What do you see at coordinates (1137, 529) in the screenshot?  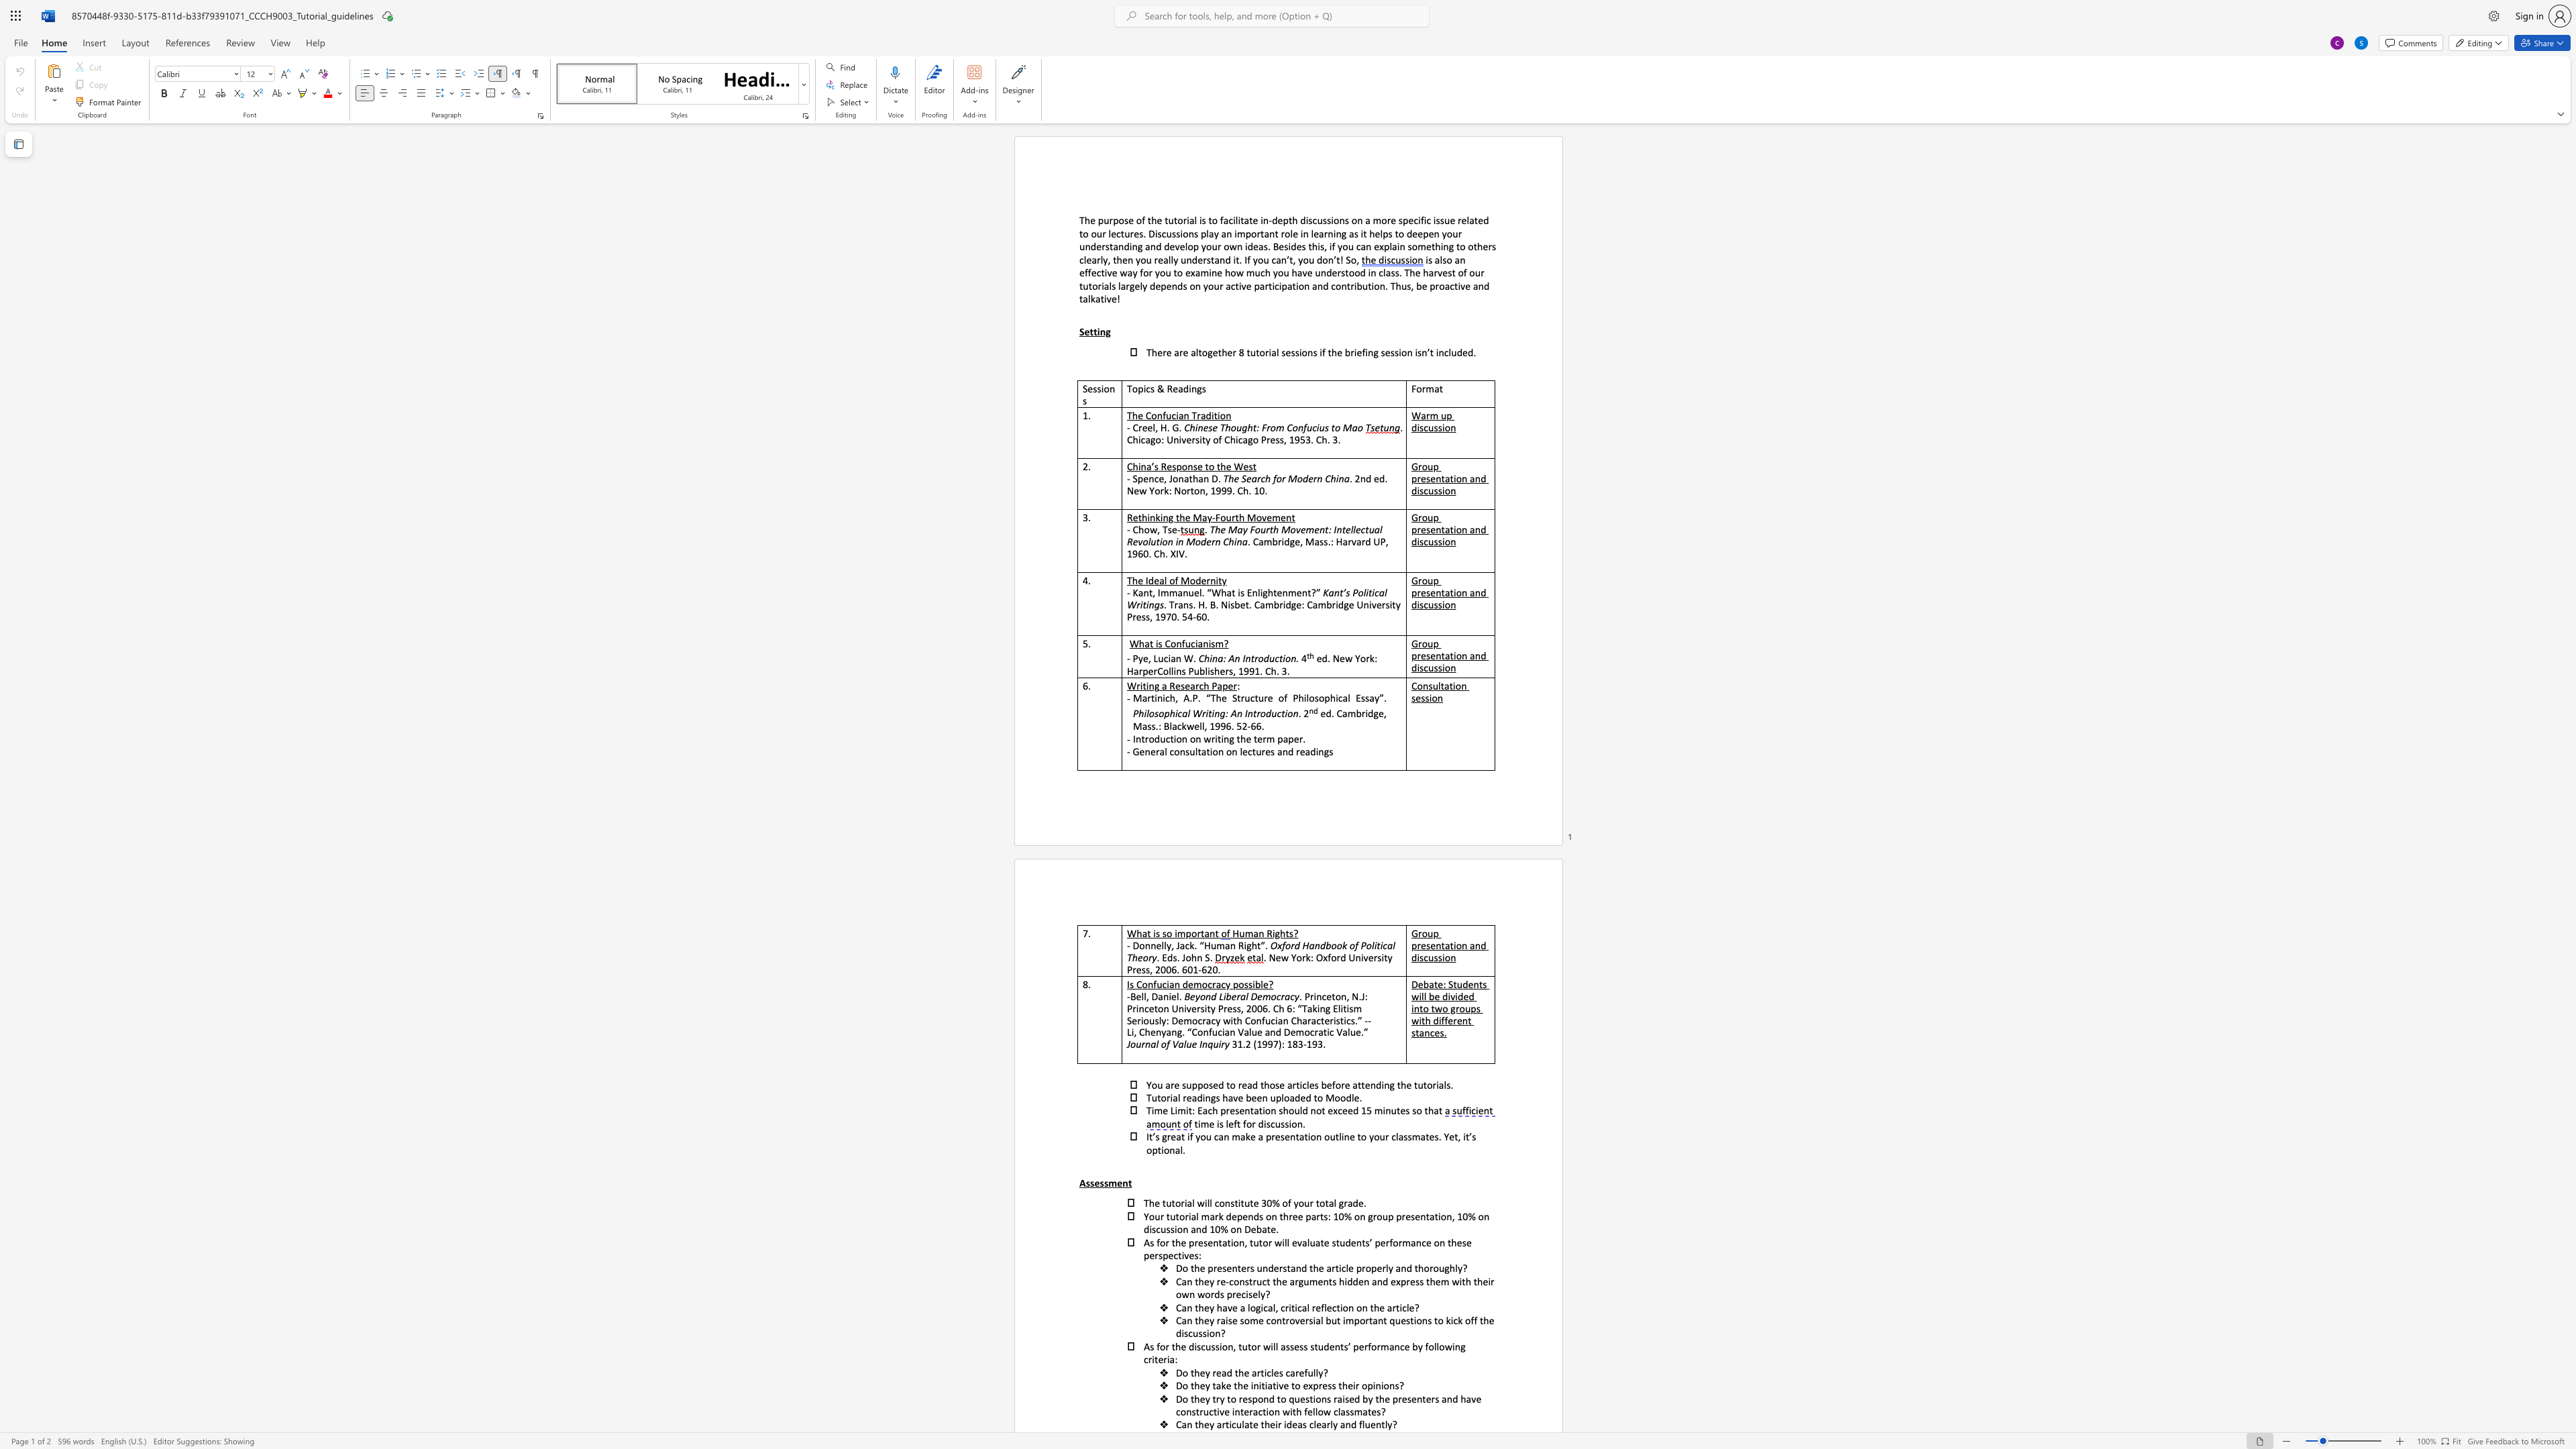 I see `the subset text "how," within the text "- Chow, Tse-"` at bounding box center [1137, 529].